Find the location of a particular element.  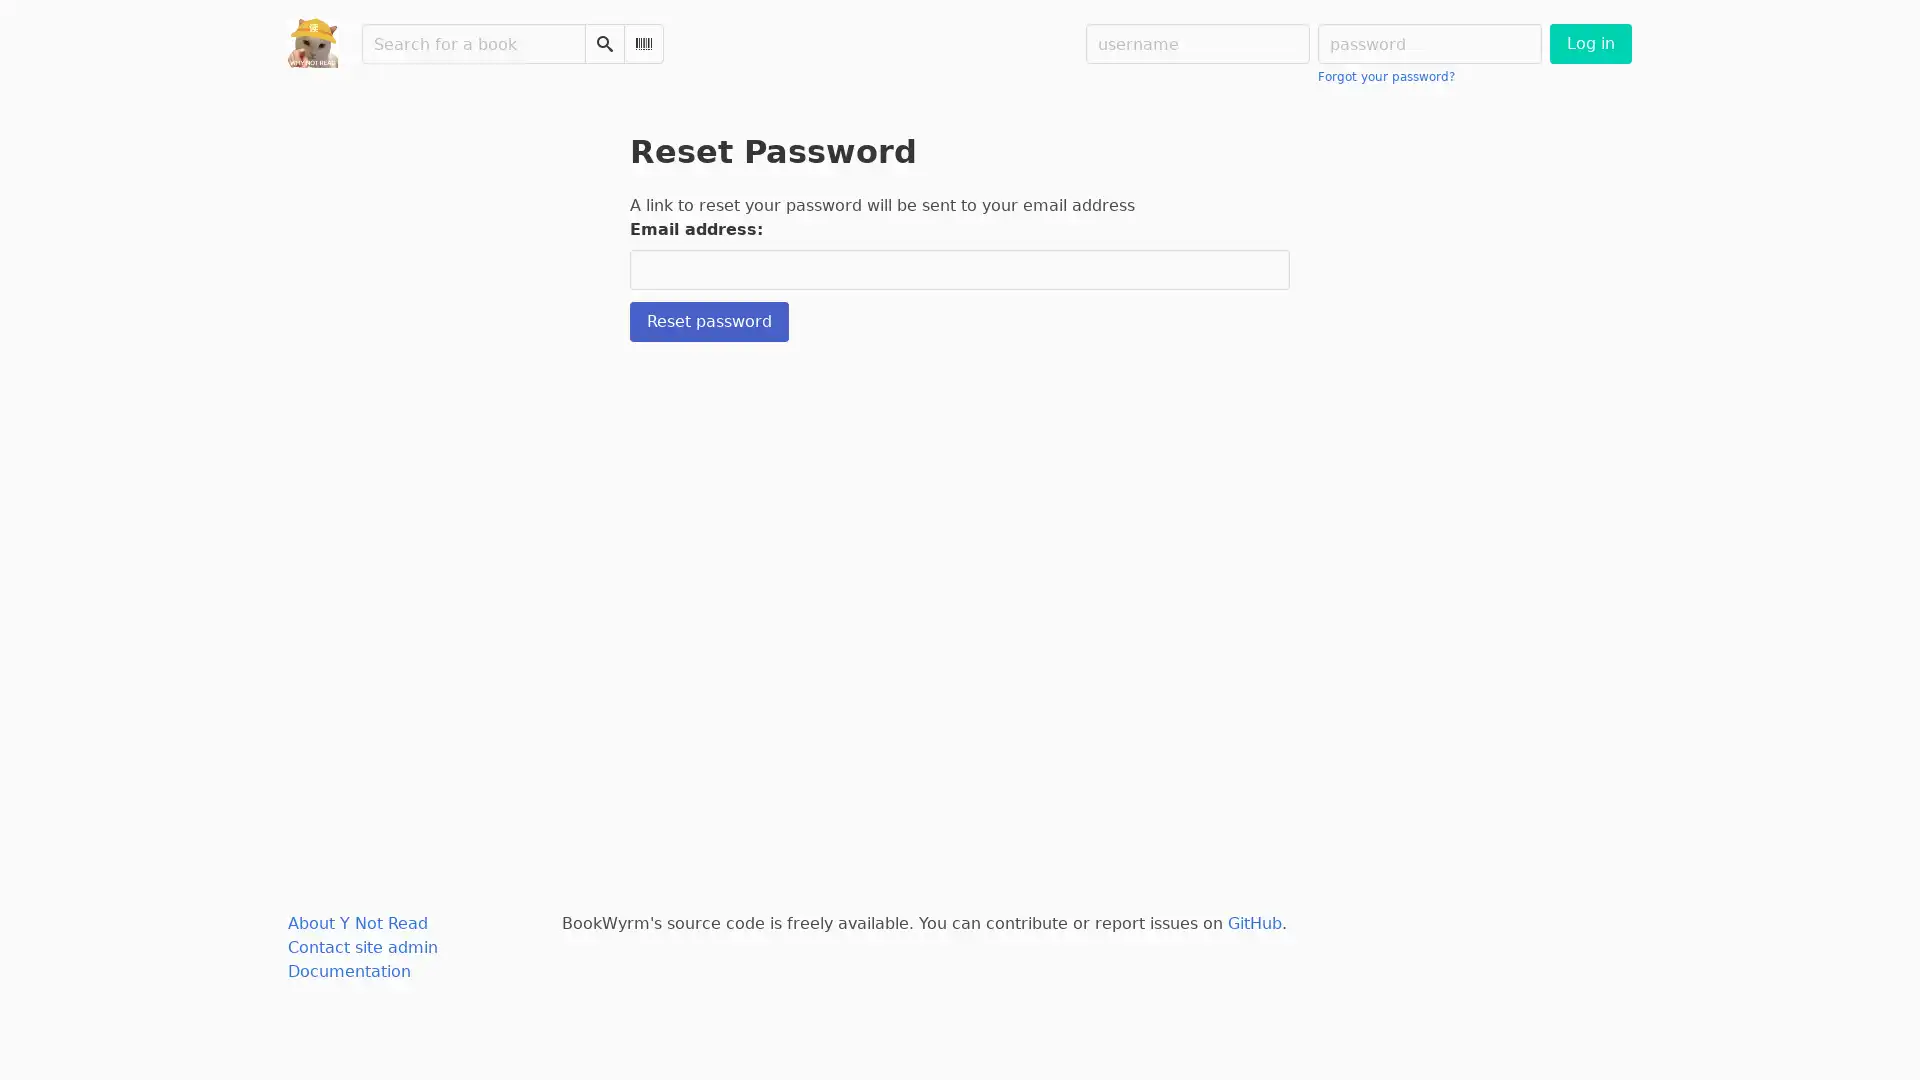

Scan Barcode is located at coordinates (643, 43).